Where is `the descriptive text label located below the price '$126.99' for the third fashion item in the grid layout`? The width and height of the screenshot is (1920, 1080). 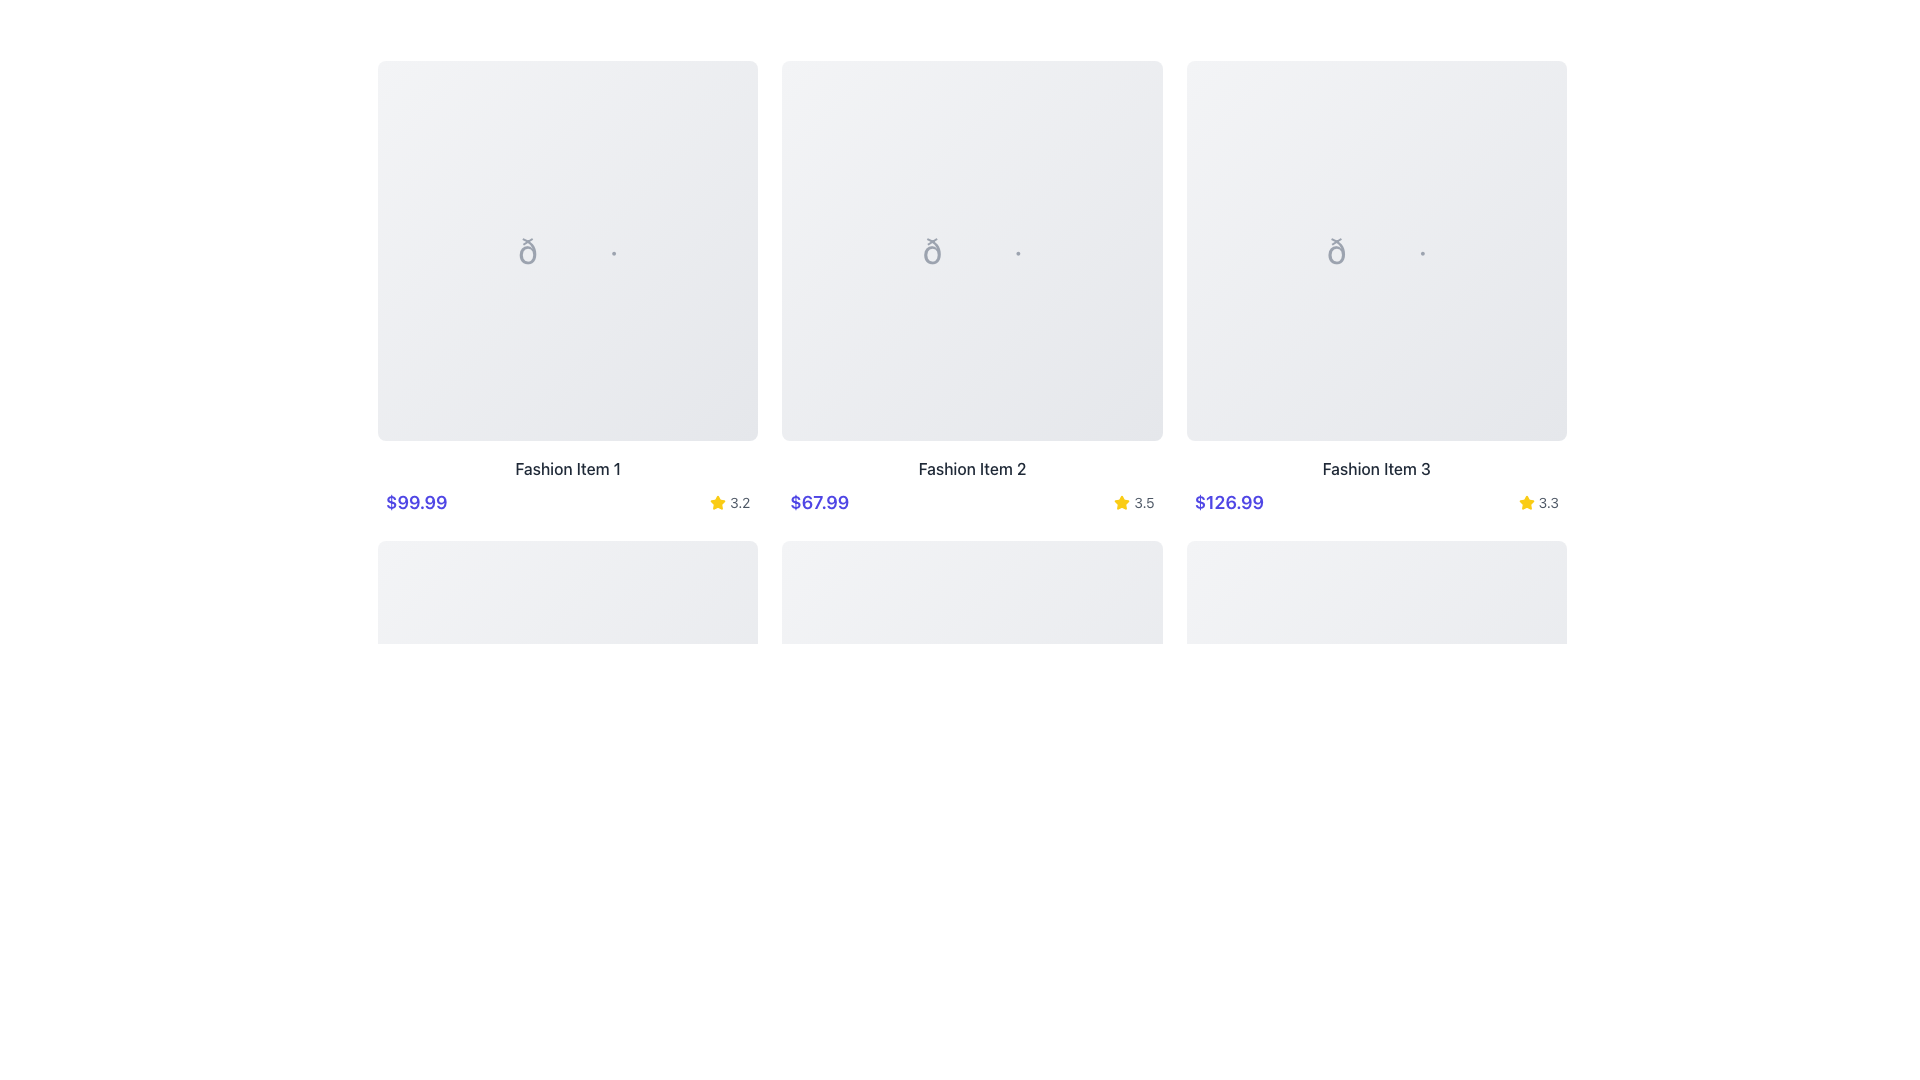 the descriptive text label located below the price '$126.99' for the third fashion item in the grid layout is located at coordinates (1375, 469).